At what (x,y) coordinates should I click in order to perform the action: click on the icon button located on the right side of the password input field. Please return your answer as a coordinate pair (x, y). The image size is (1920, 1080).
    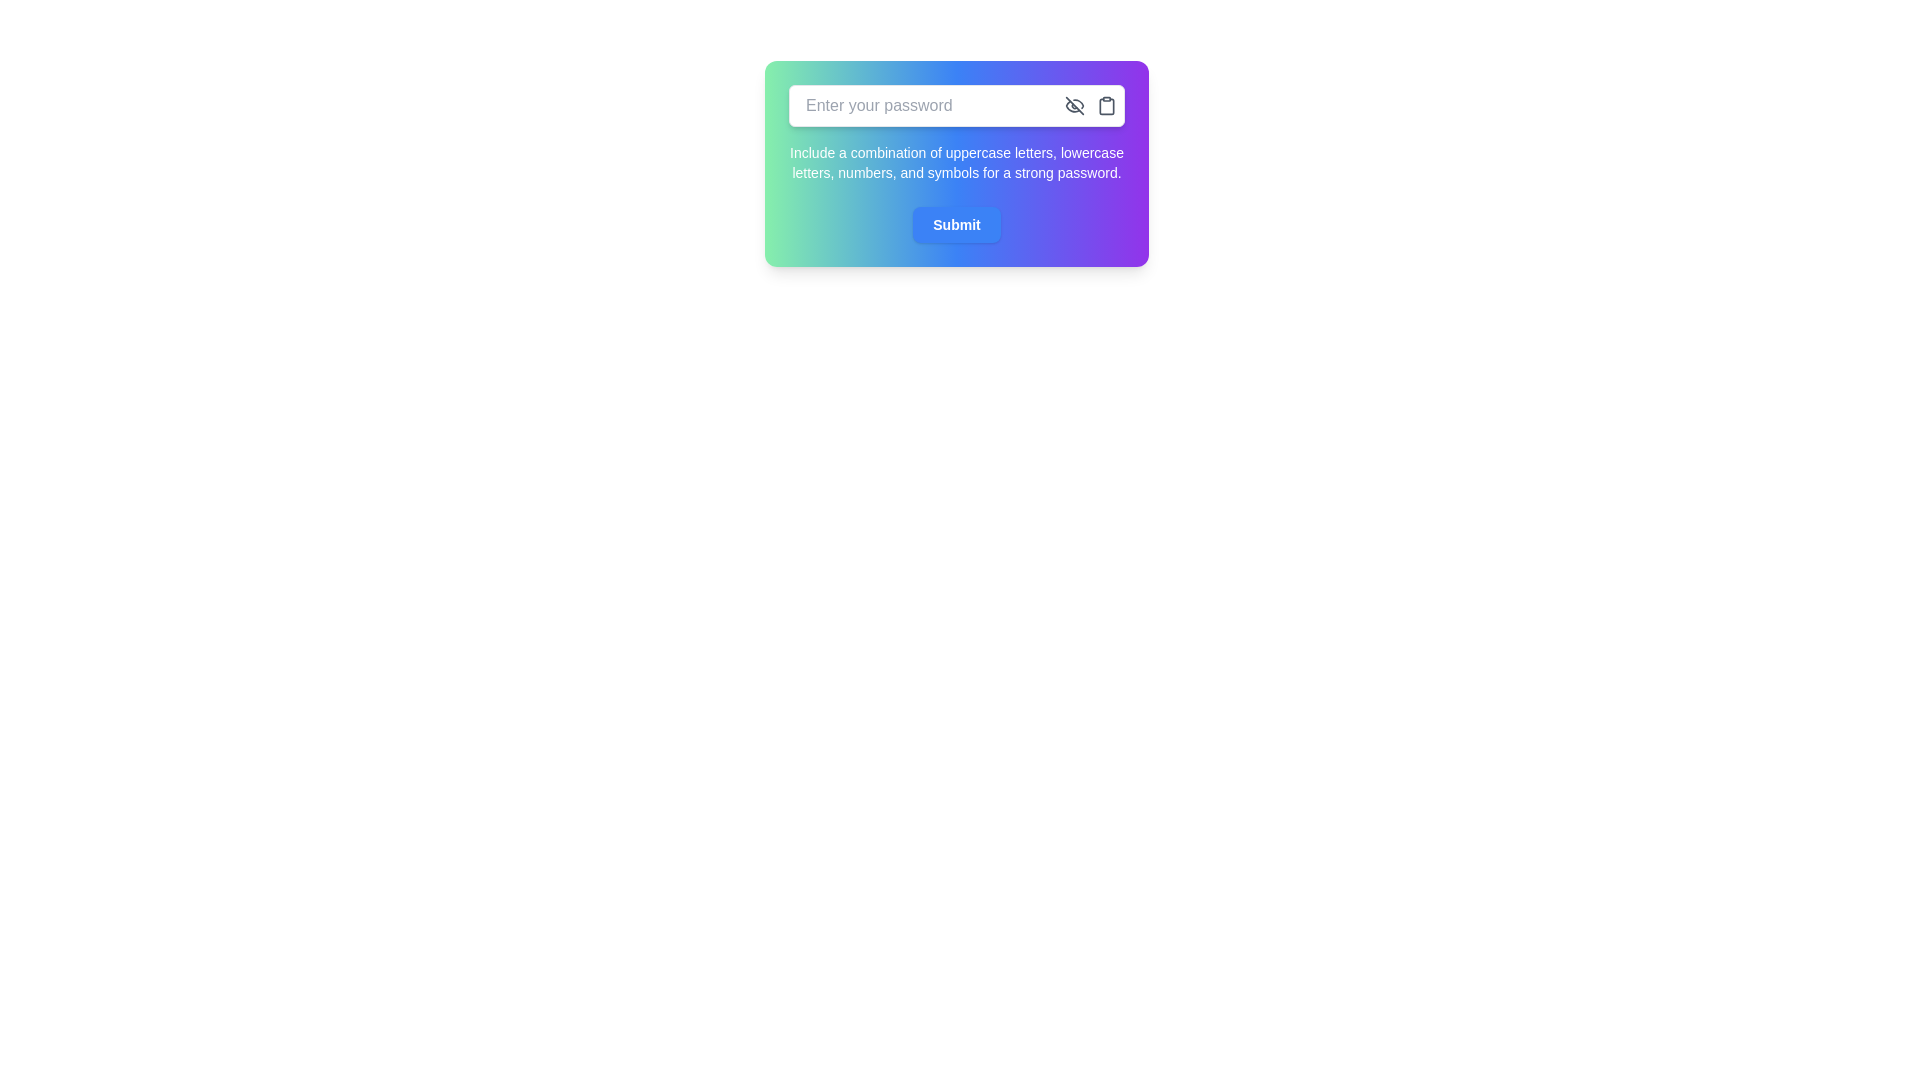
    Looking at the image, I should click on (1074, 105).